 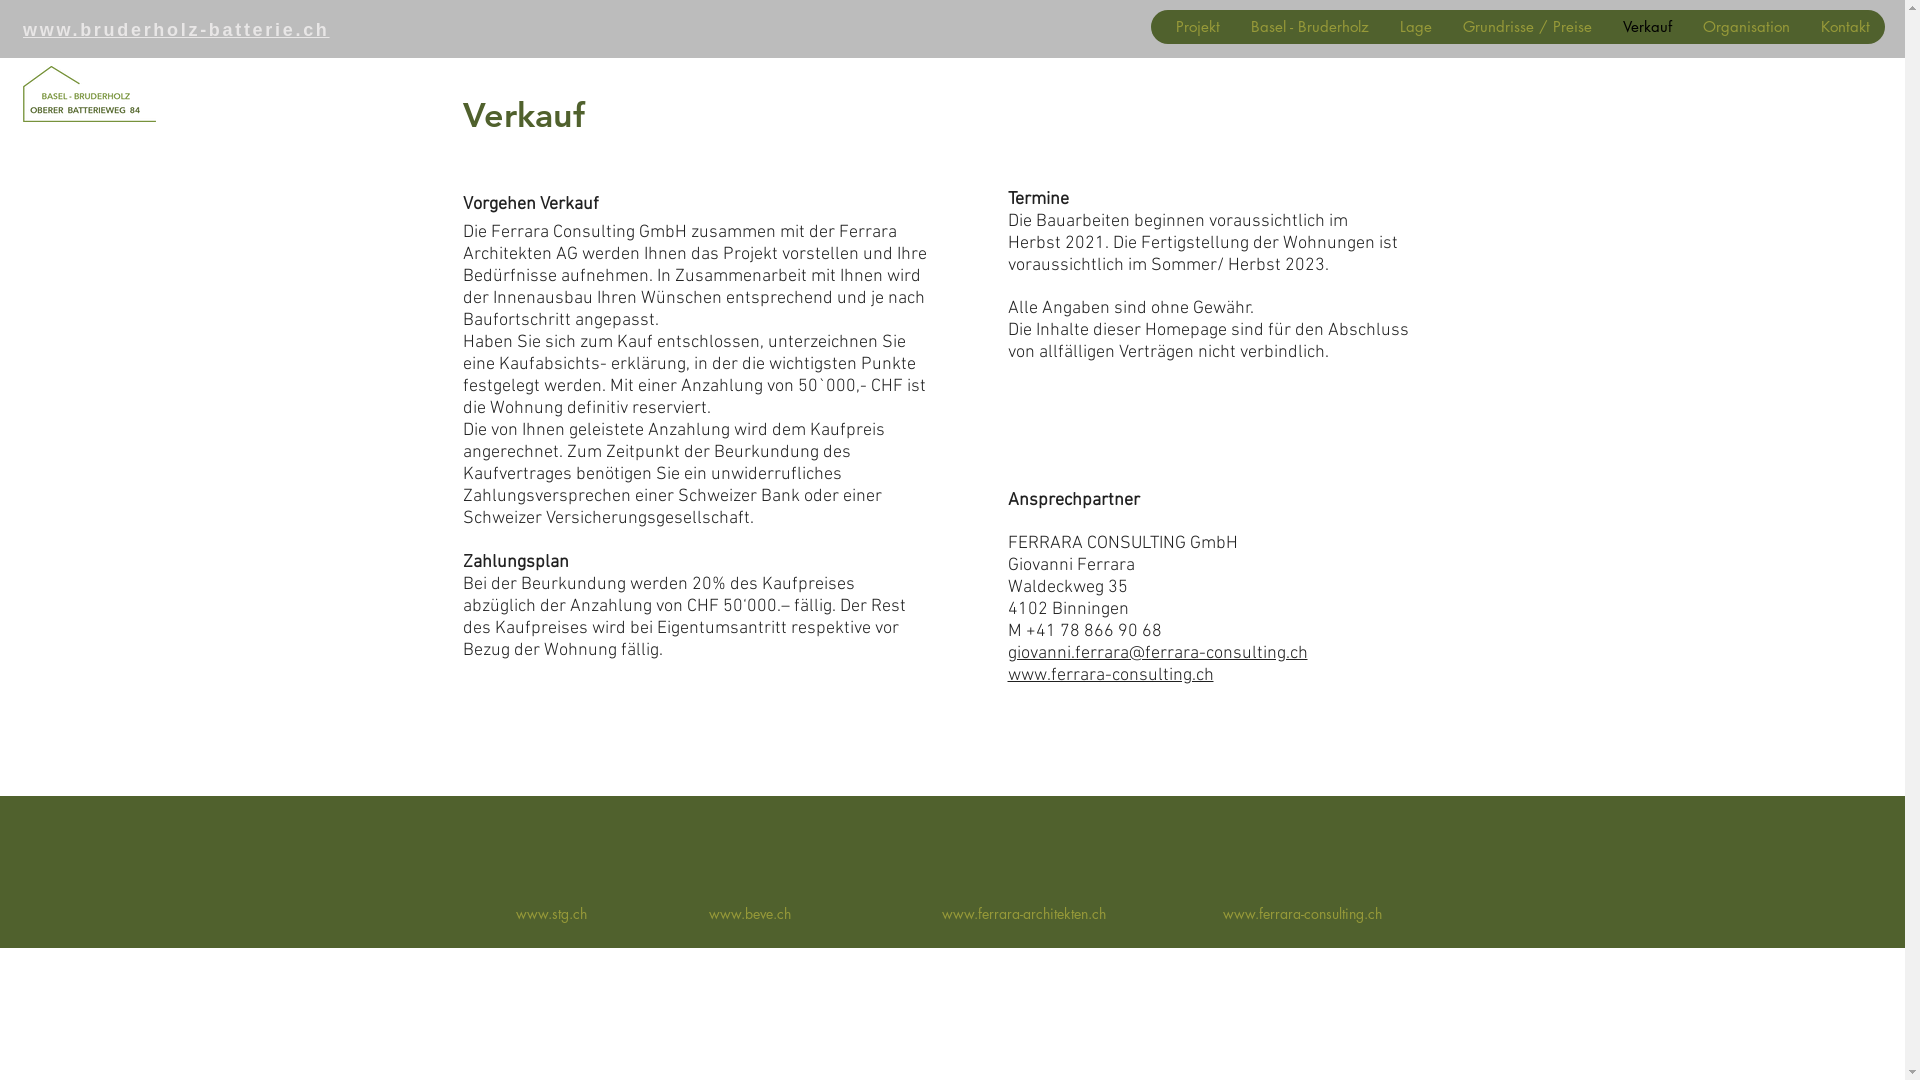 I want to click on 'Grundrisse / Preise', so click(x=1525, y=27).